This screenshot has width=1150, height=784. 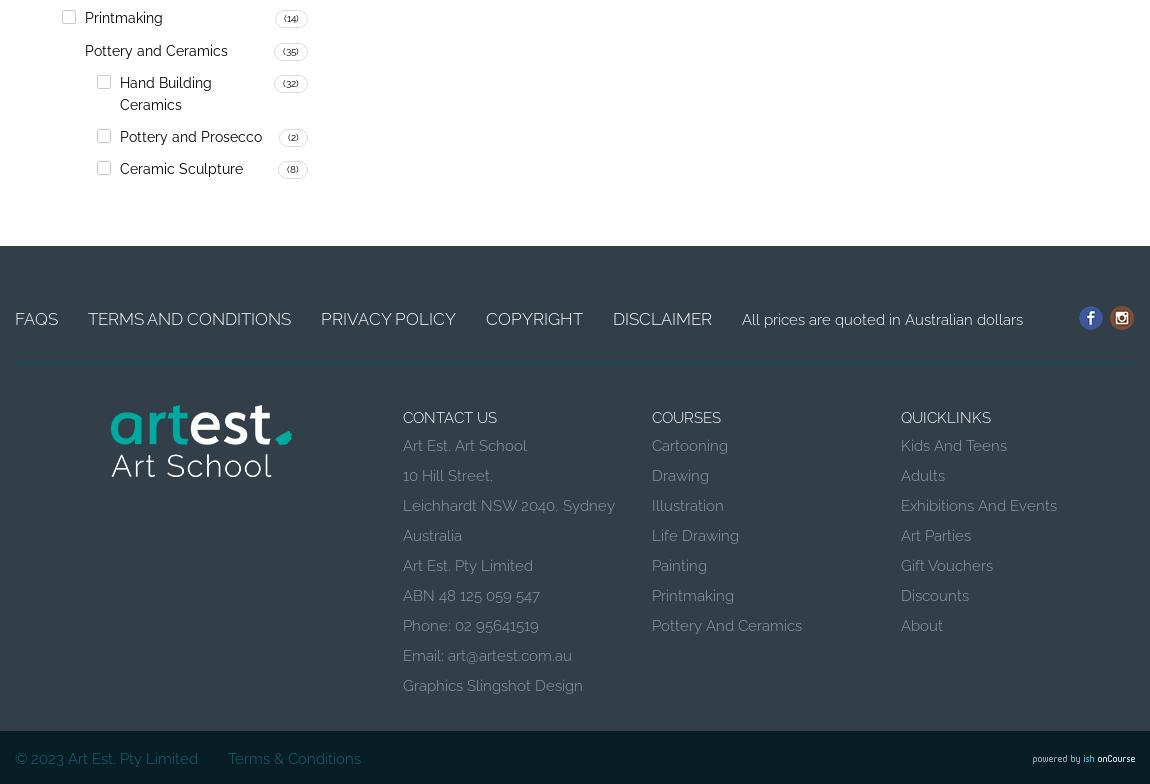 I want to click on 'Leichhardt NSW 2040, Sydney Australia', so click(x=402, y=520).